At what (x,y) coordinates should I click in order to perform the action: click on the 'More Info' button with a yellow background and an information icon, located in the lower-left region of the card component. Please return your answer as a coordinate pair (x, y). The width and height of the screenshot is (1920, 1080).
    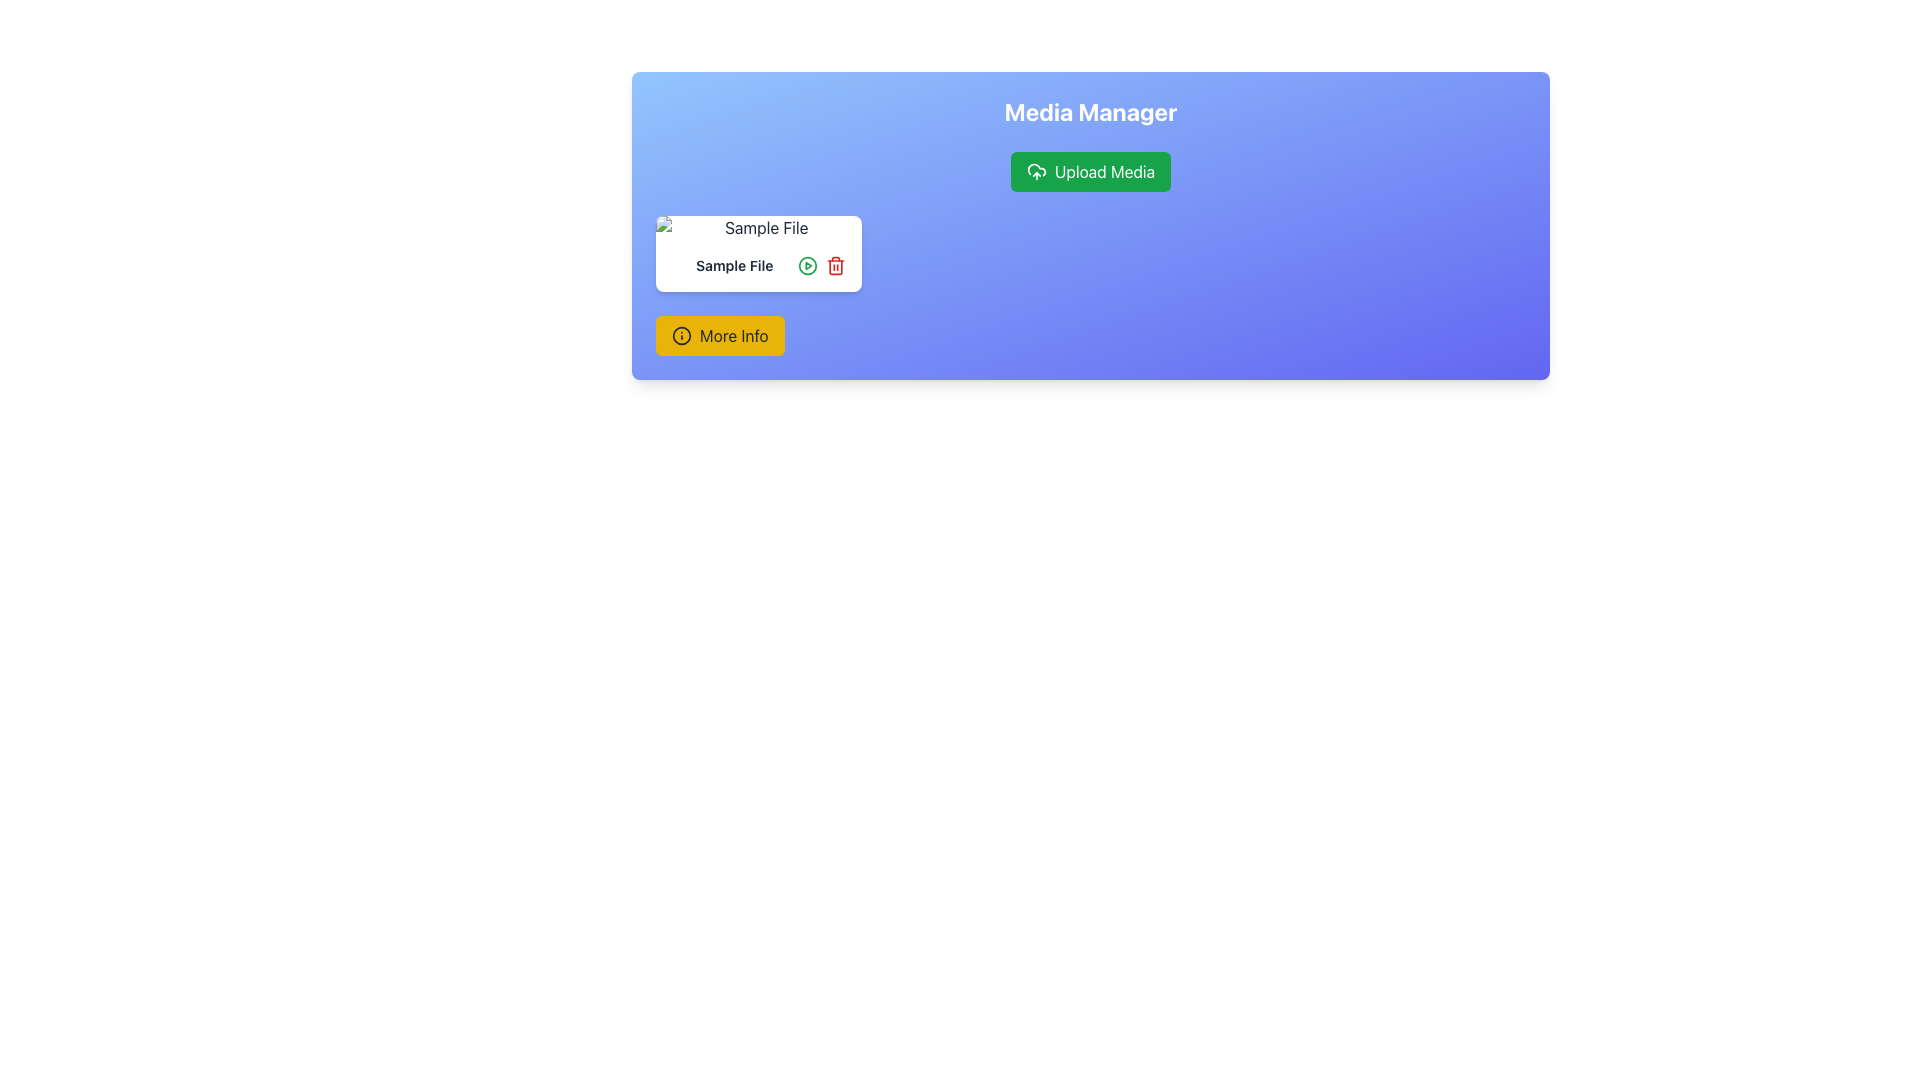
    Looking at the image, I should click on (720, 334).